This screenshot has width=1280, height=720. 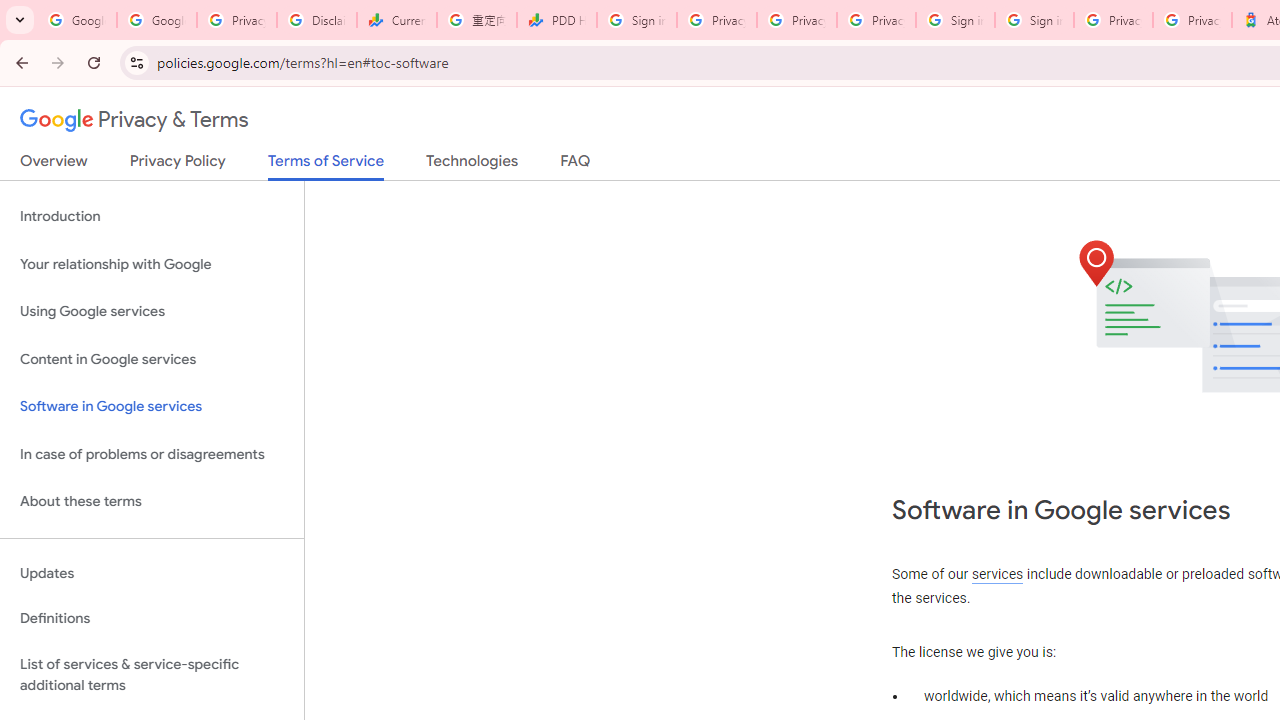 What do you see at coordinates (954, 20) in the screenshot?
I see `'Sign in - Google Accounts'` at bounding box center [954, 20].